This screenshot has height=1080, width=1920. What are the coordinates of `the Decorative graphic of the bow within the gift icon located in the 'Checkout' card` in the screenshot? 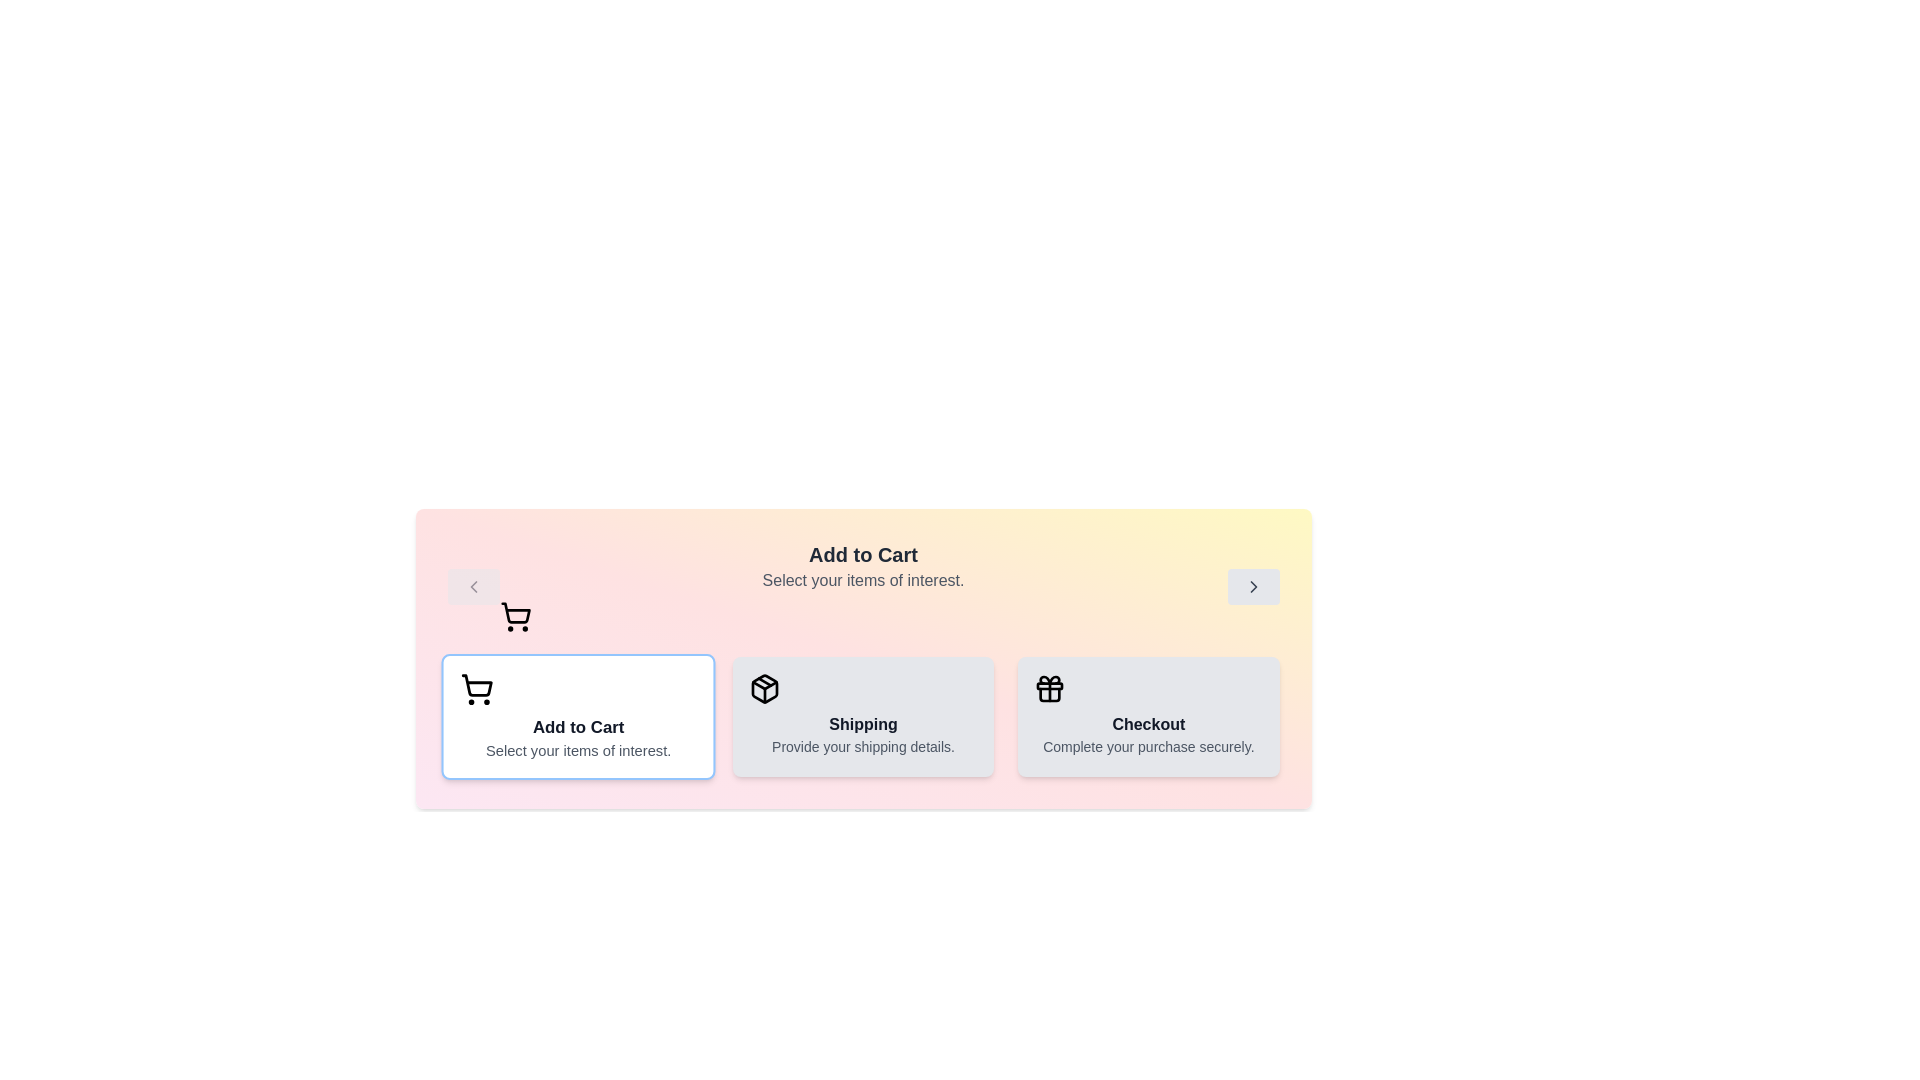 It's located at (1049, 679).